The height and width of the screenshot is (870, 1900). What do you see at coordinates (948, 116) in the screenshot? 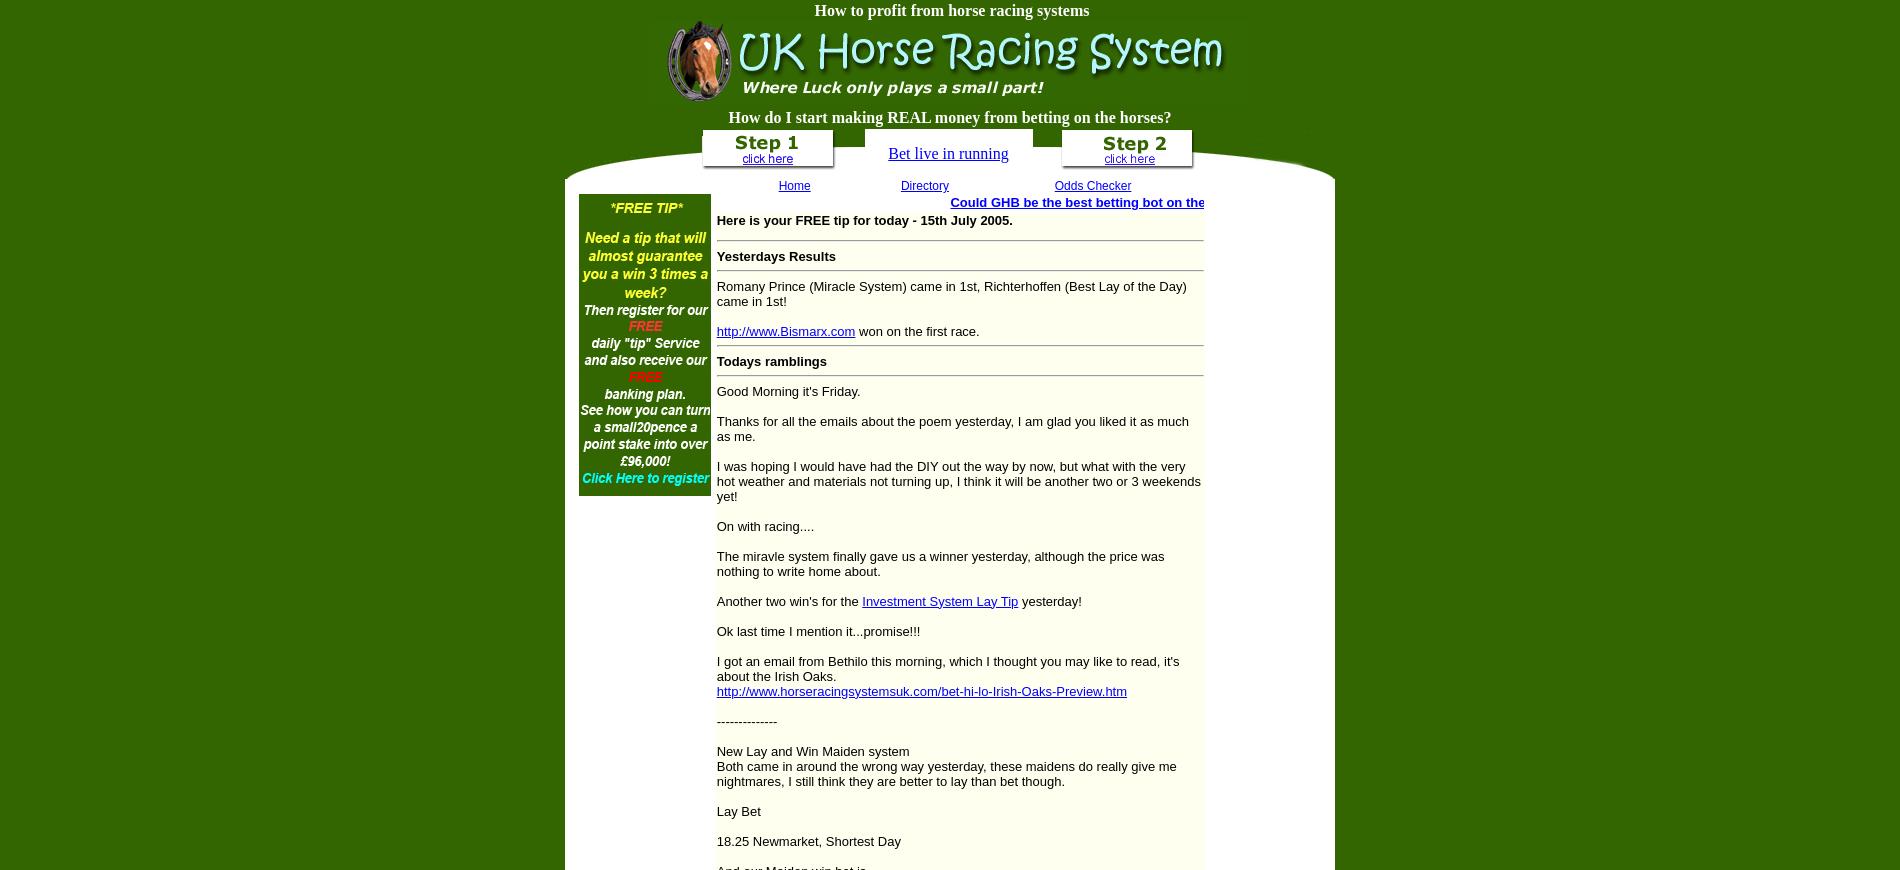
I see `'How do I start making REAL money from betting on the horses?'` at bounding box center [948, 116].